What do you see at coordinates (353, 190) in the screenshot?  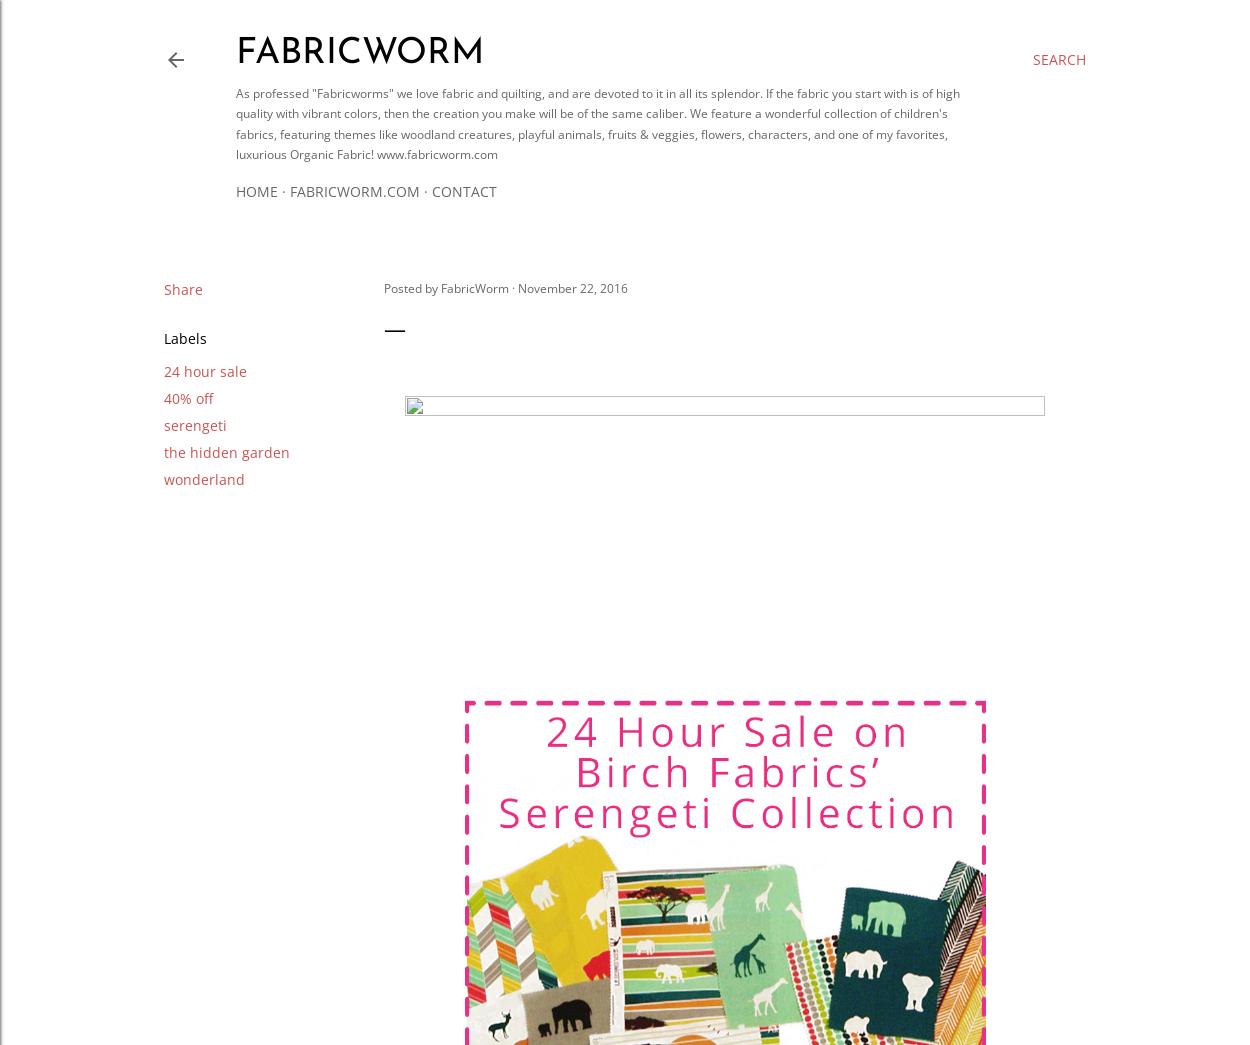 I see `'Fabricworm.com'` at bounding box center [353, 190].